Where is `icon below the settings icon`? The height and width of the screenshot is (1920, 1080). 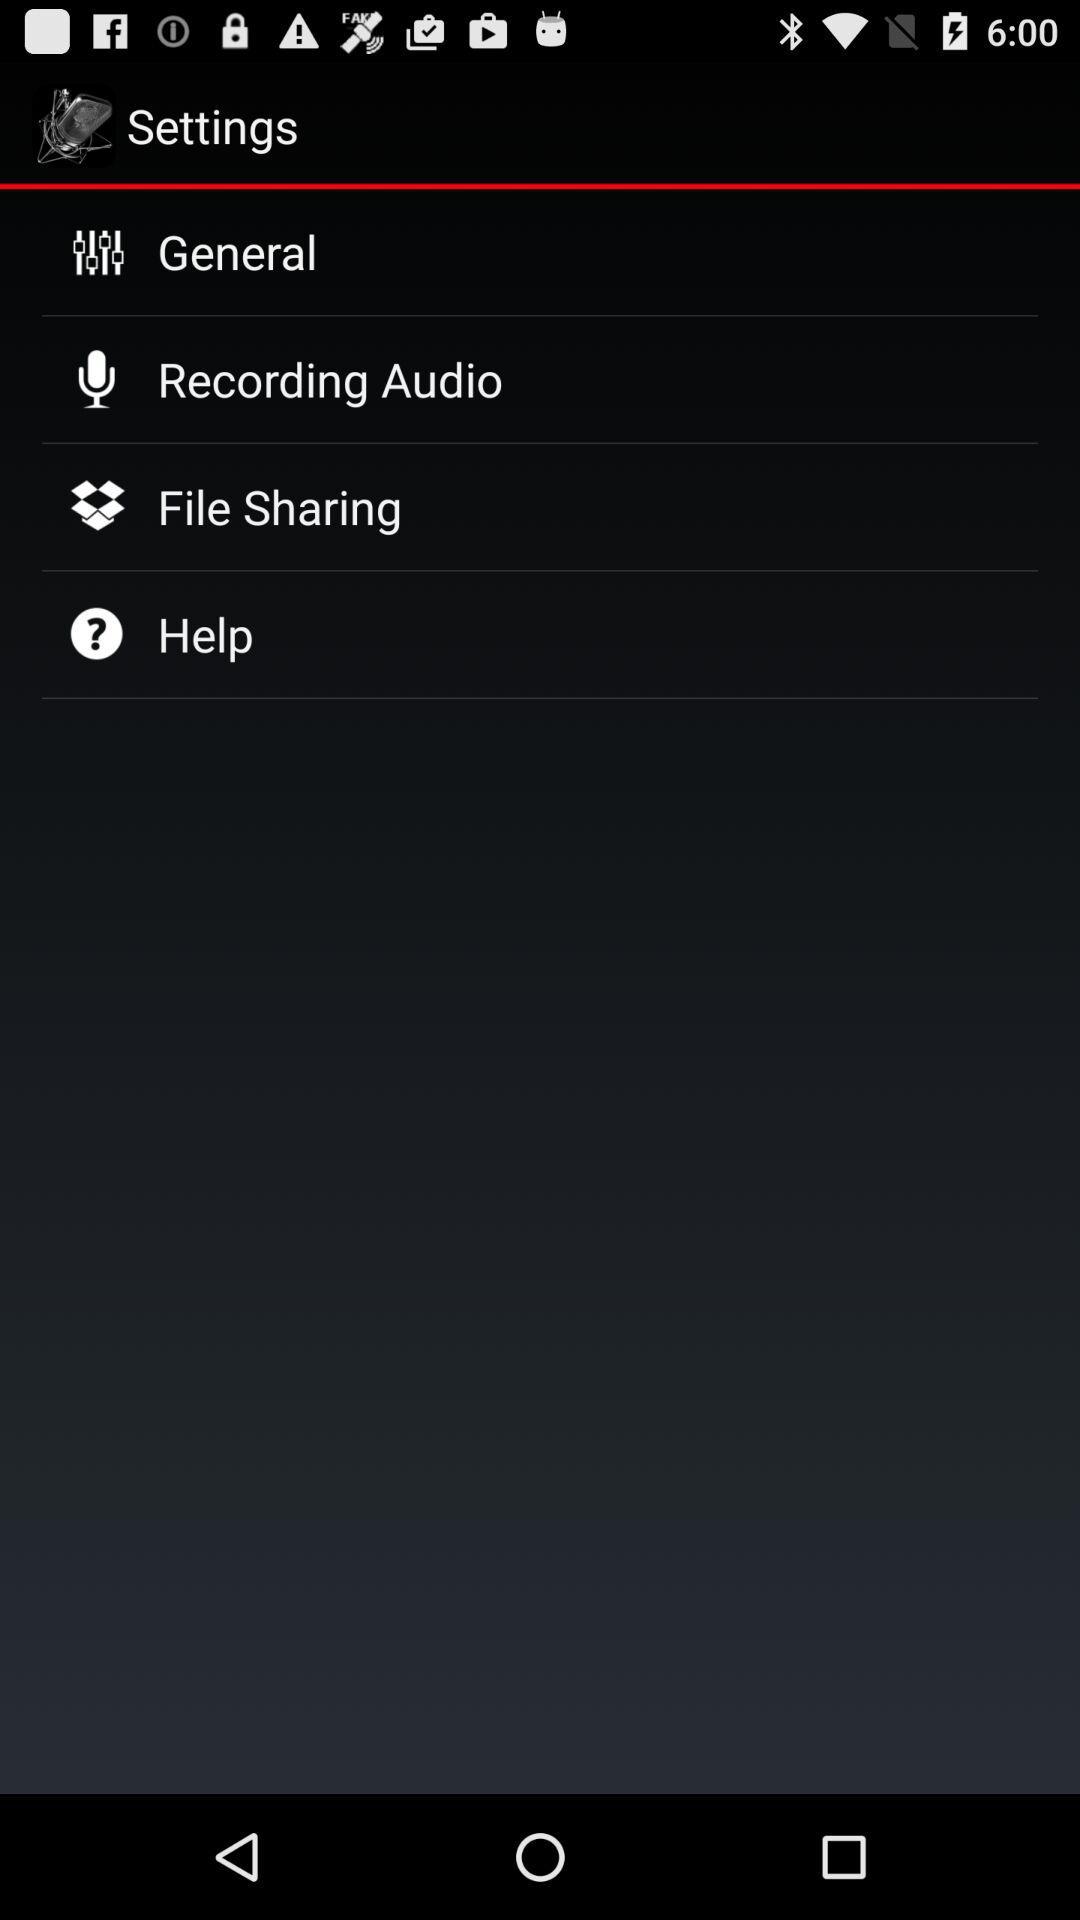
icon below the settings icon is located at coordinates (236, 250).